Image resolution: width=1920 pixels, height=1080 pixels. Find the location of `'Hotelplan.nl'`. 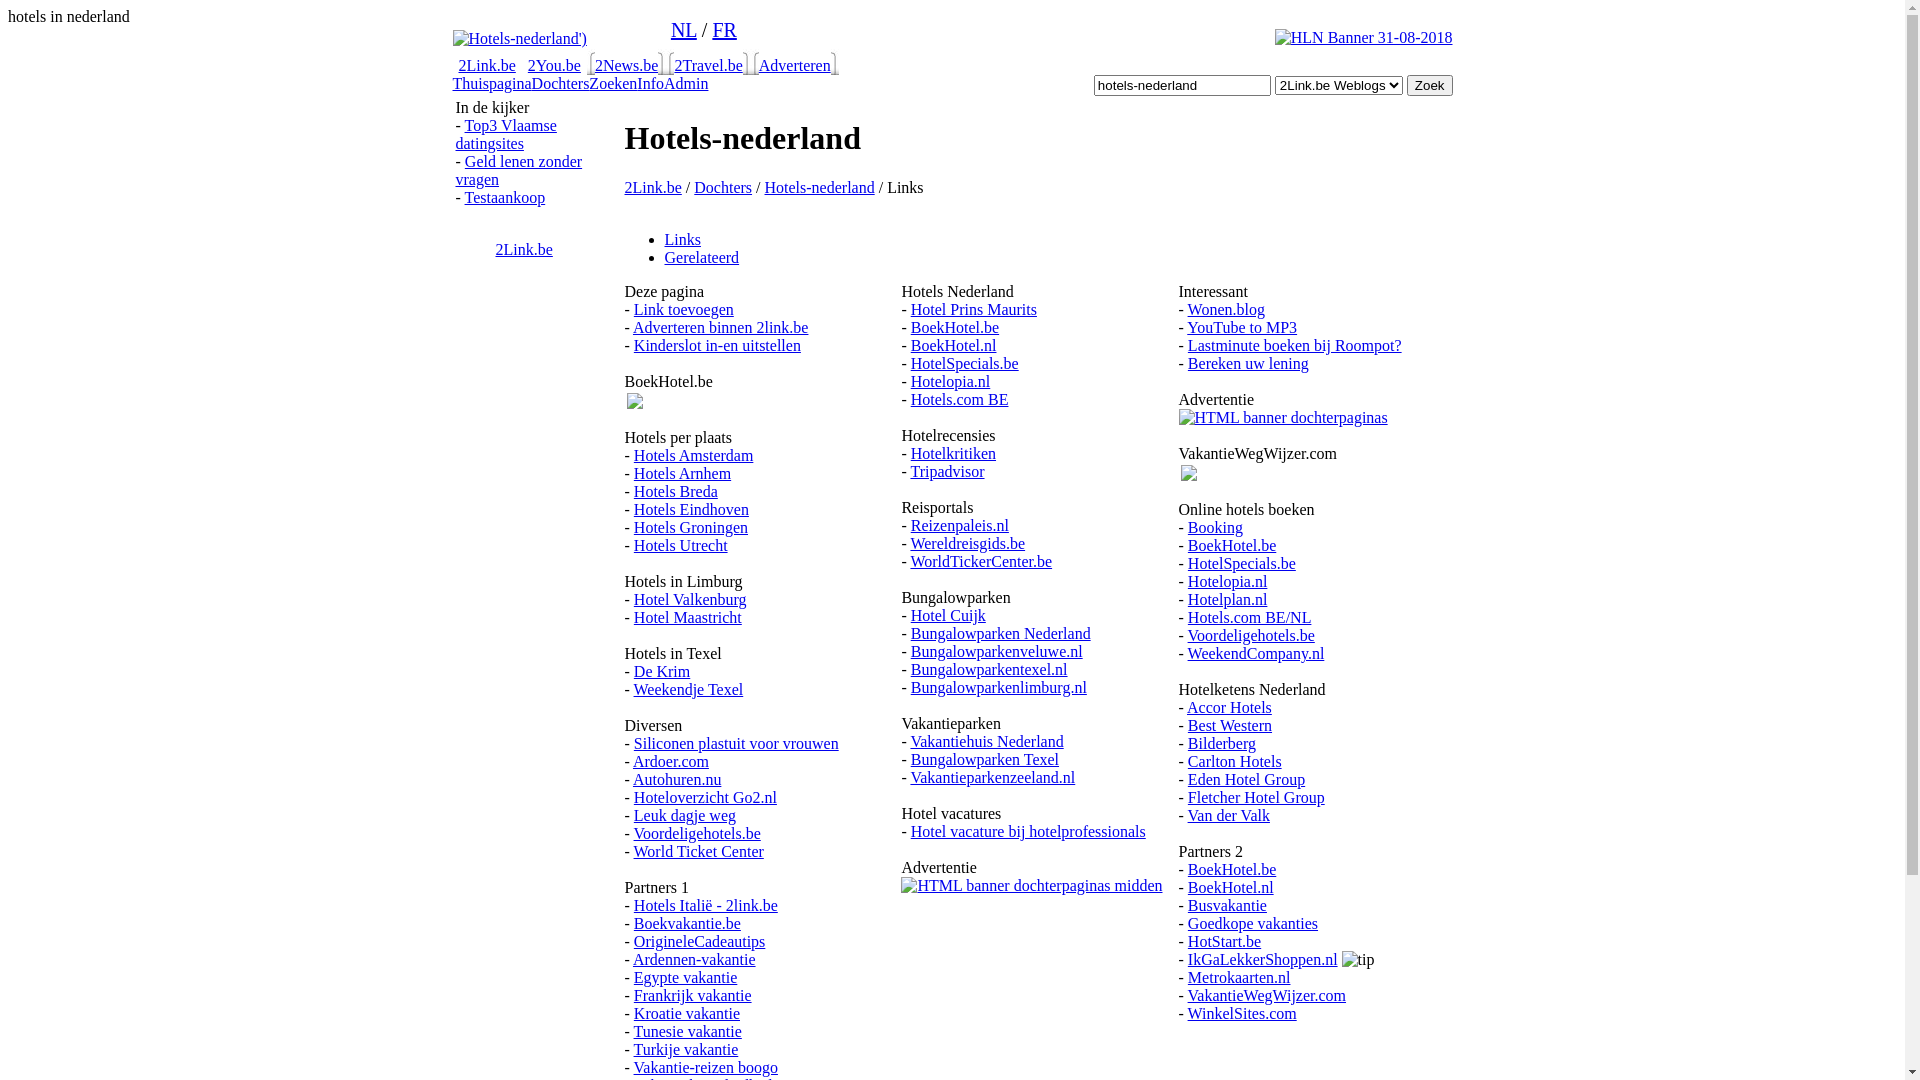

'Hotelplan.nl' is located at coordinates (1227, 598).